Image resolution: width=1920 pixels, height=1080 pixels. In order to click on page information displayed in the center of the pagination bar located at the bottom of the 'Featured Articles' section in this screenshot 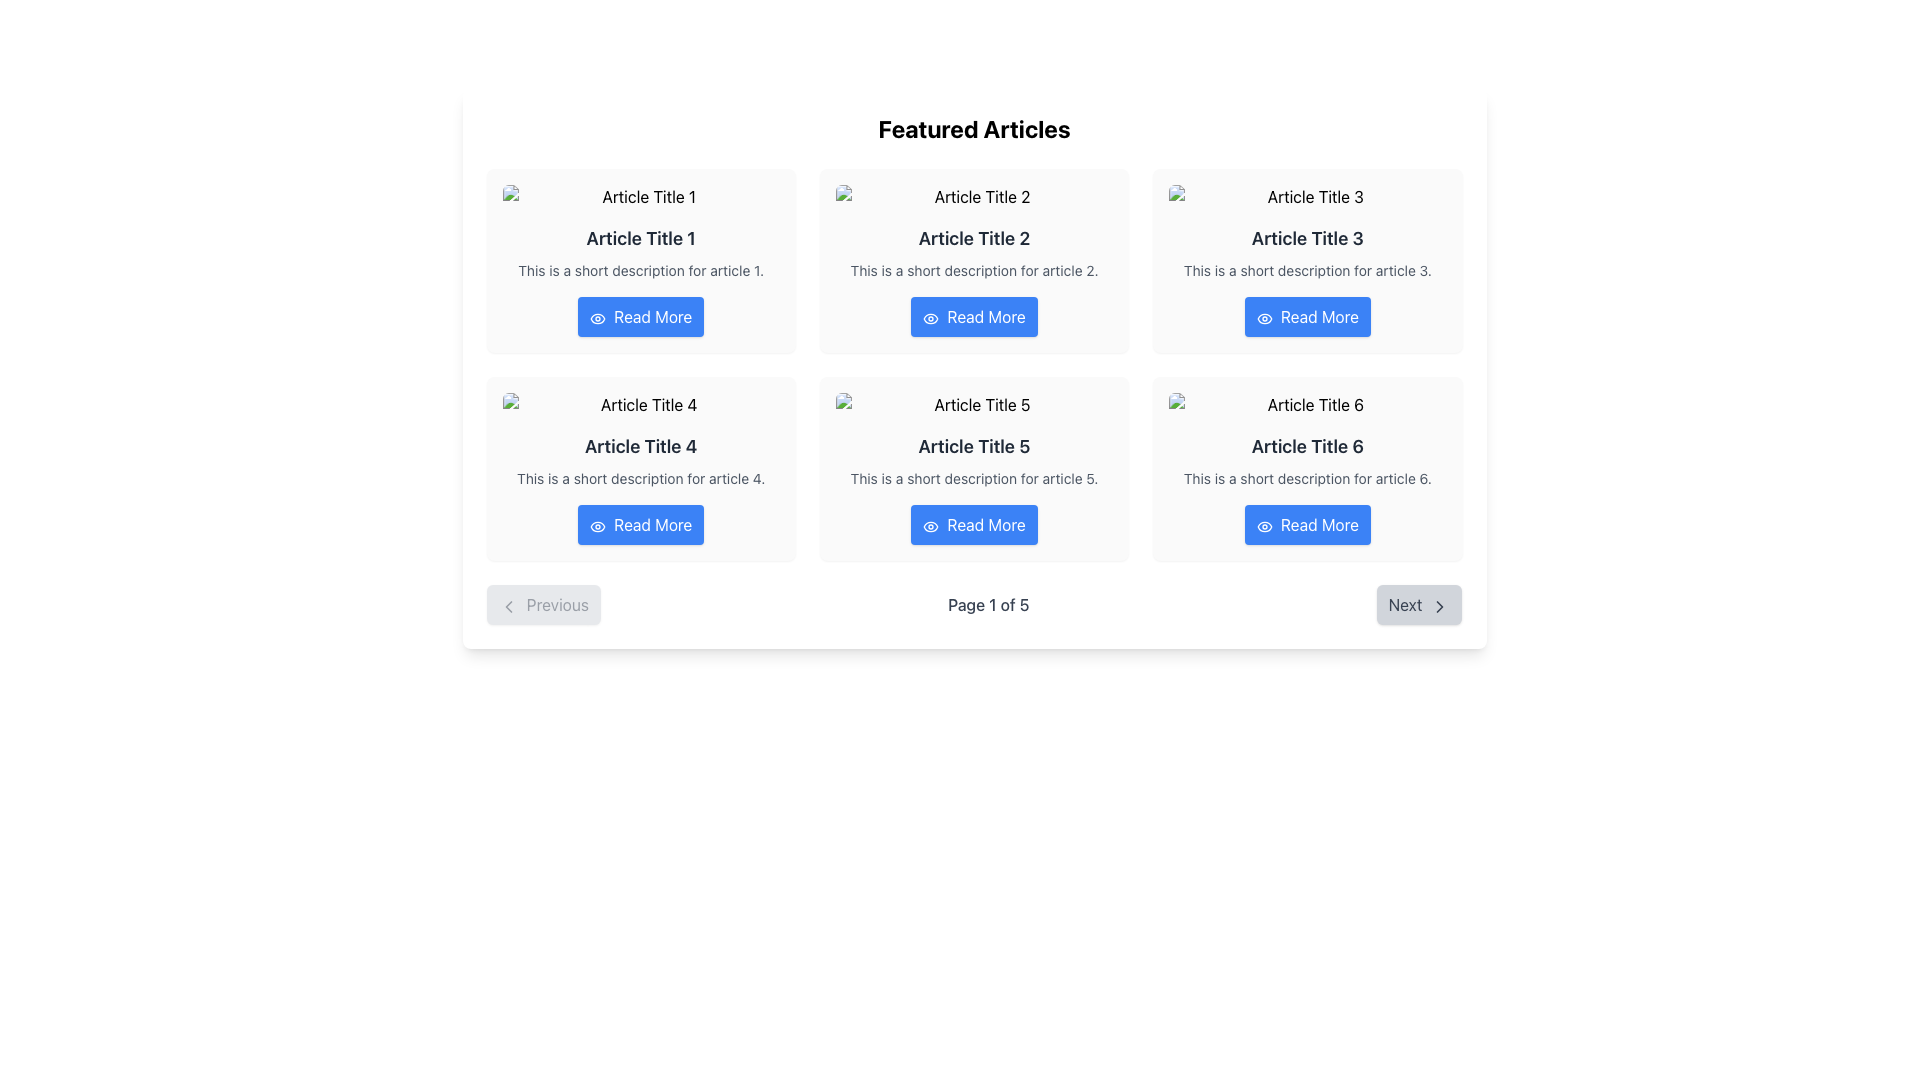, I will do `click(974, 604)`.